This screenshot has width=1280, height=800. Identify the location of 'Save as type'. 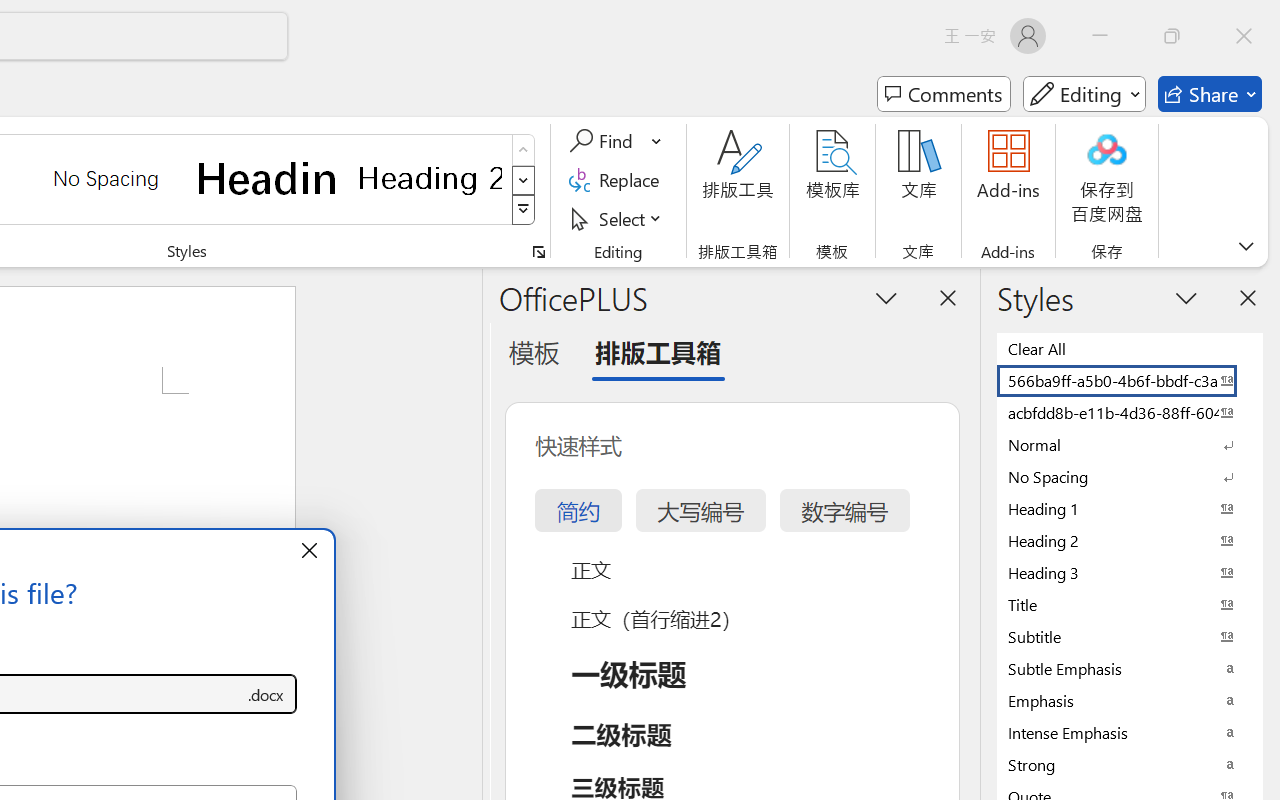
(264, 694).